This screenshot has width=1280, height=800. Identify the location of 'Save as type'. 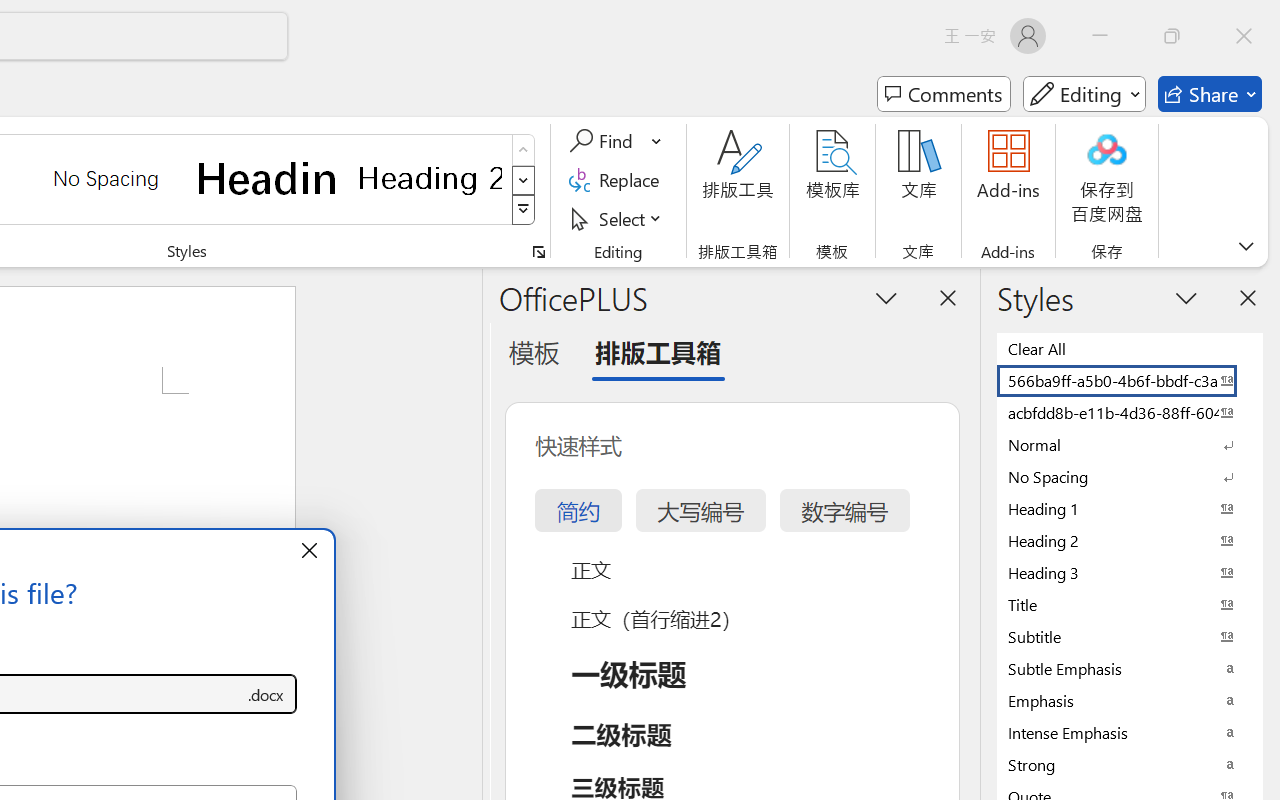
(264, 694).